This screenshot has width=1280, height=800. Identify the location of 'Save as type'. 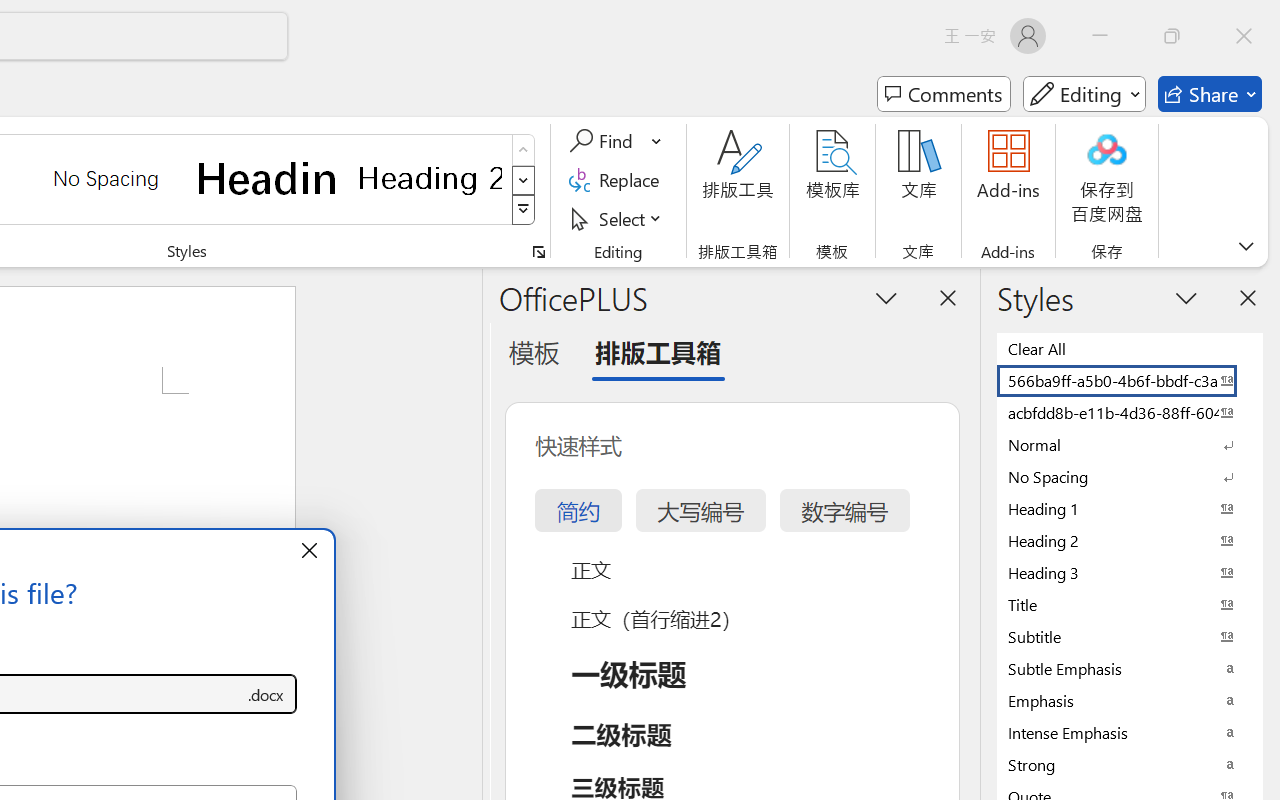
(264, 694).